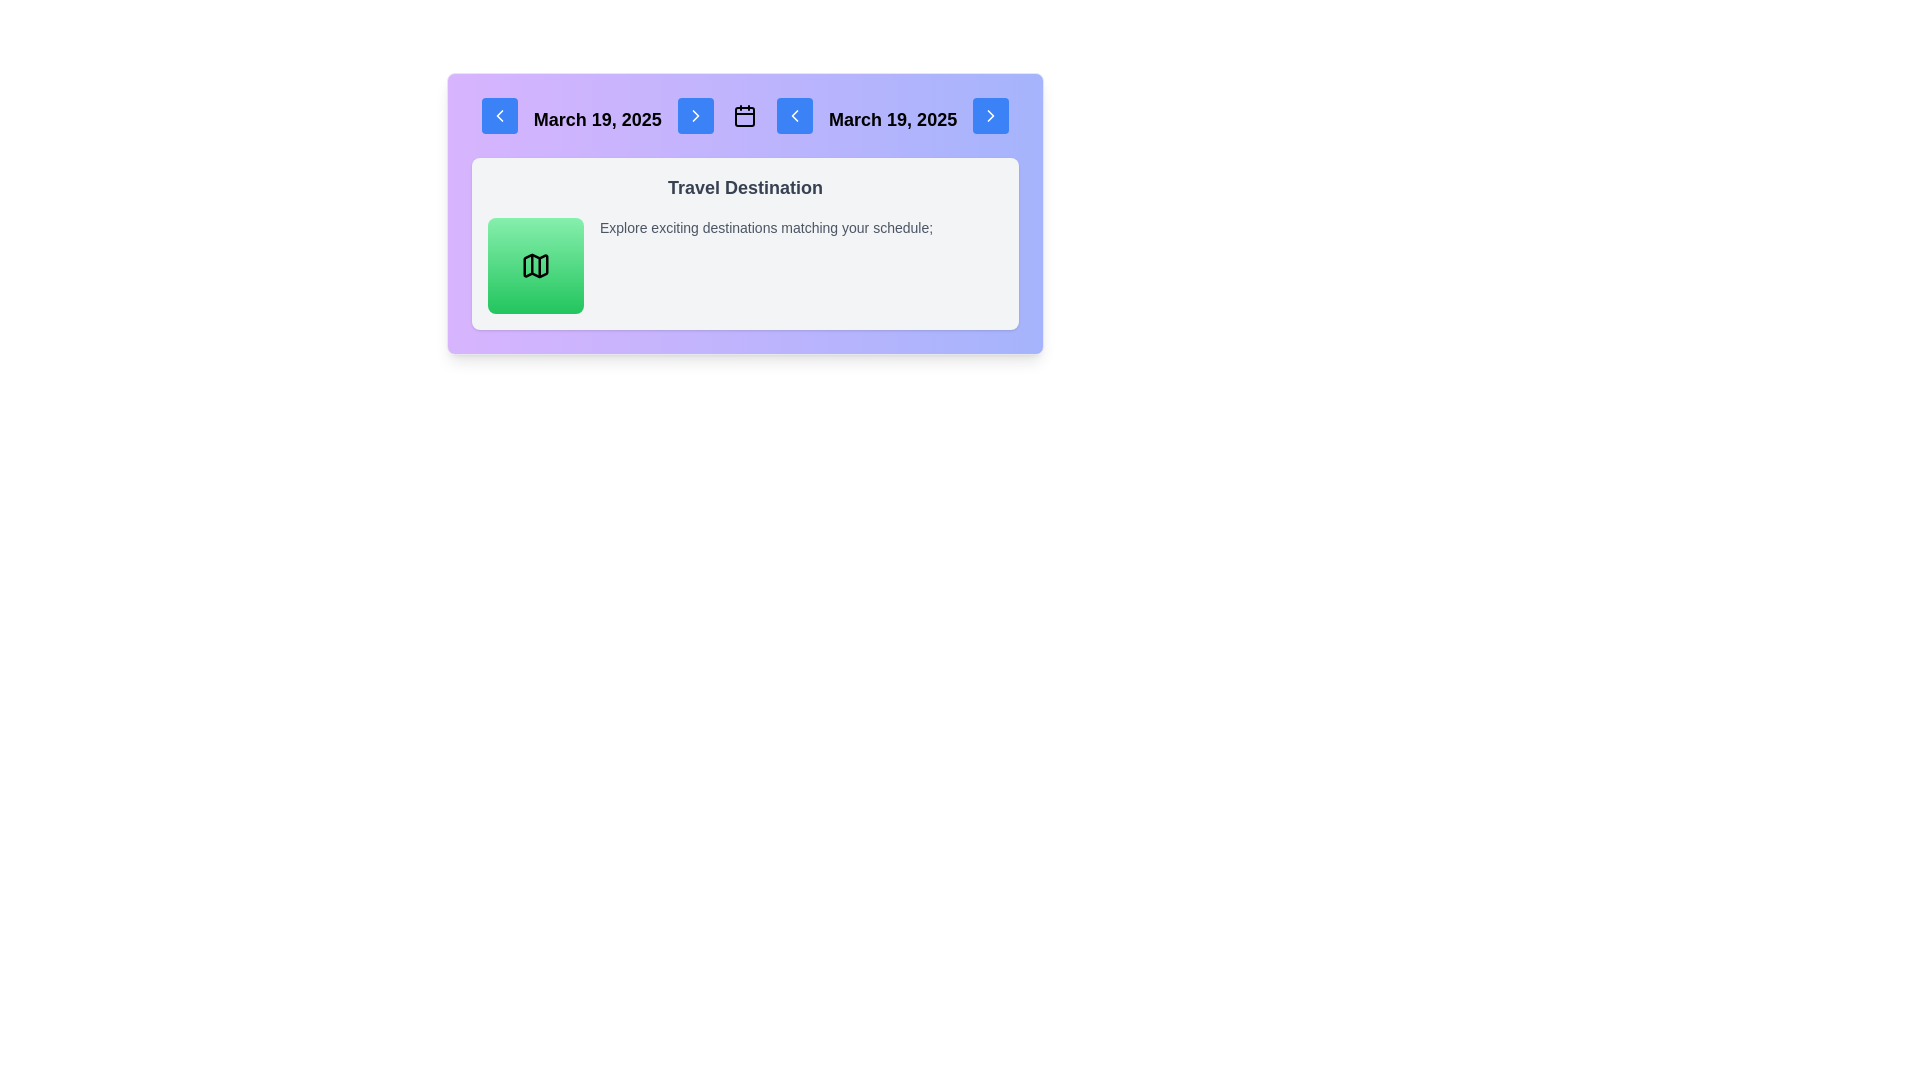  What do you see at coordinates (744, 115) in the screenshot?
I see `the calendar icon located between the dates 'March 19, 2025'` at bounding box center [744, 115].